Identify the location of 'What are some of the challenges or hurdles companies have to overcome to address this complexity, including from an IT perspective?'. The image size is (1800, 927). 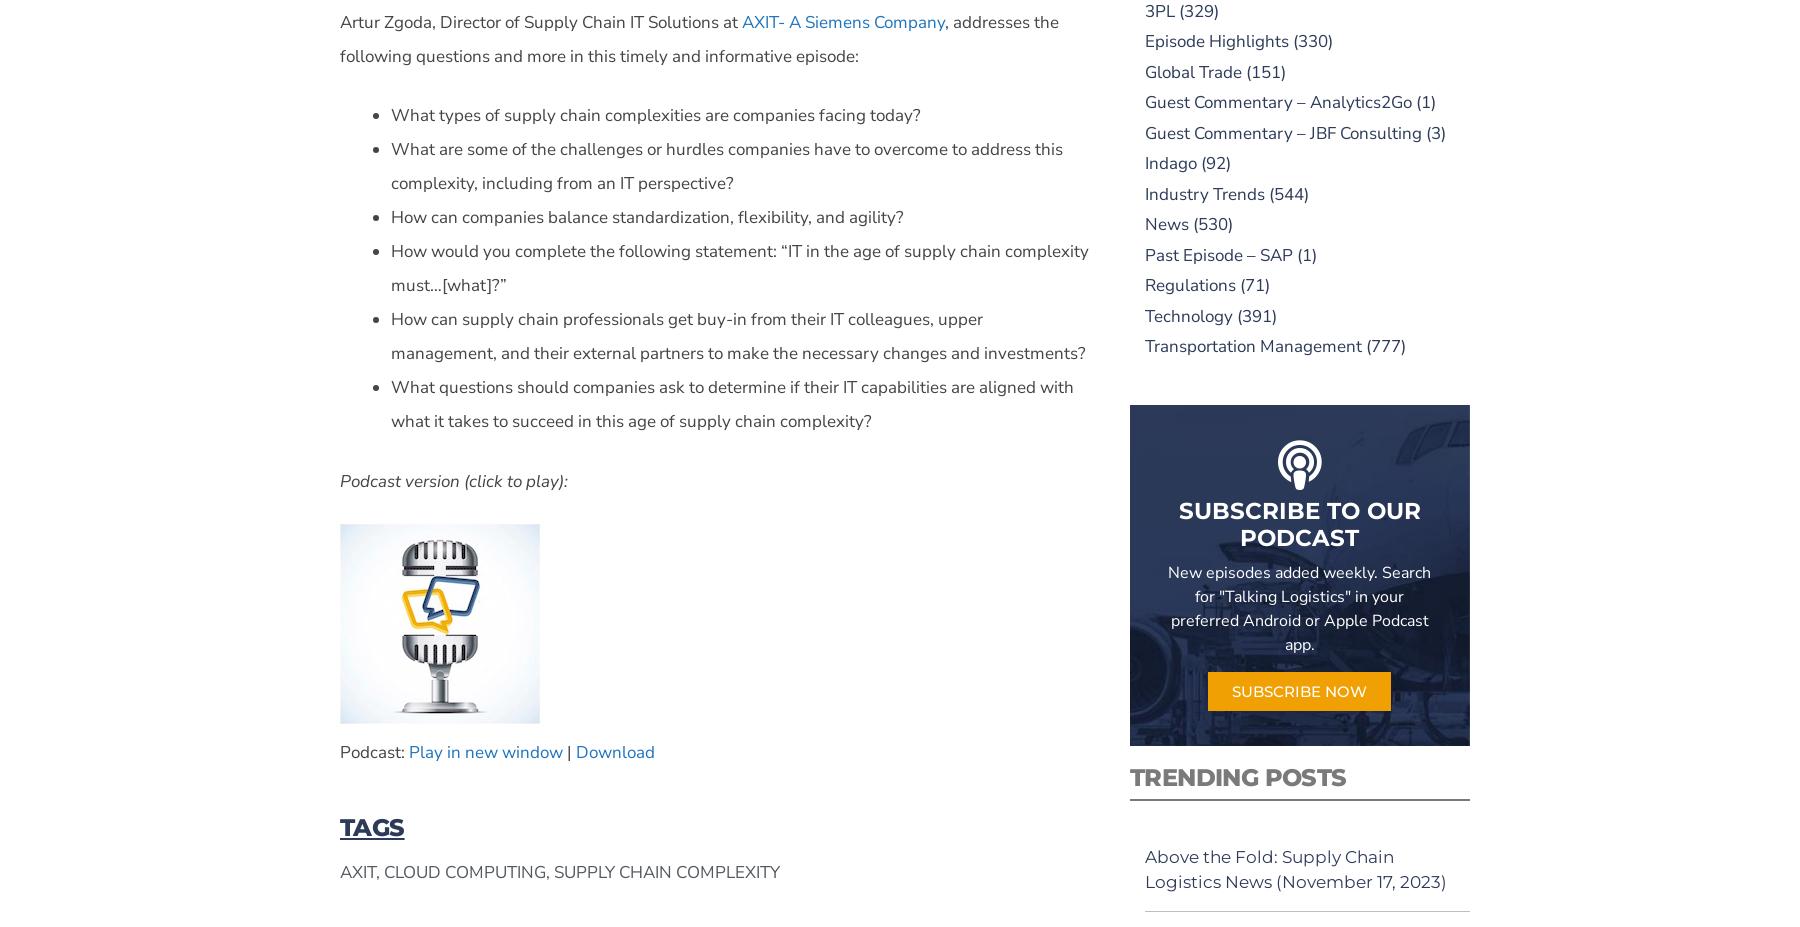
(726, 166).